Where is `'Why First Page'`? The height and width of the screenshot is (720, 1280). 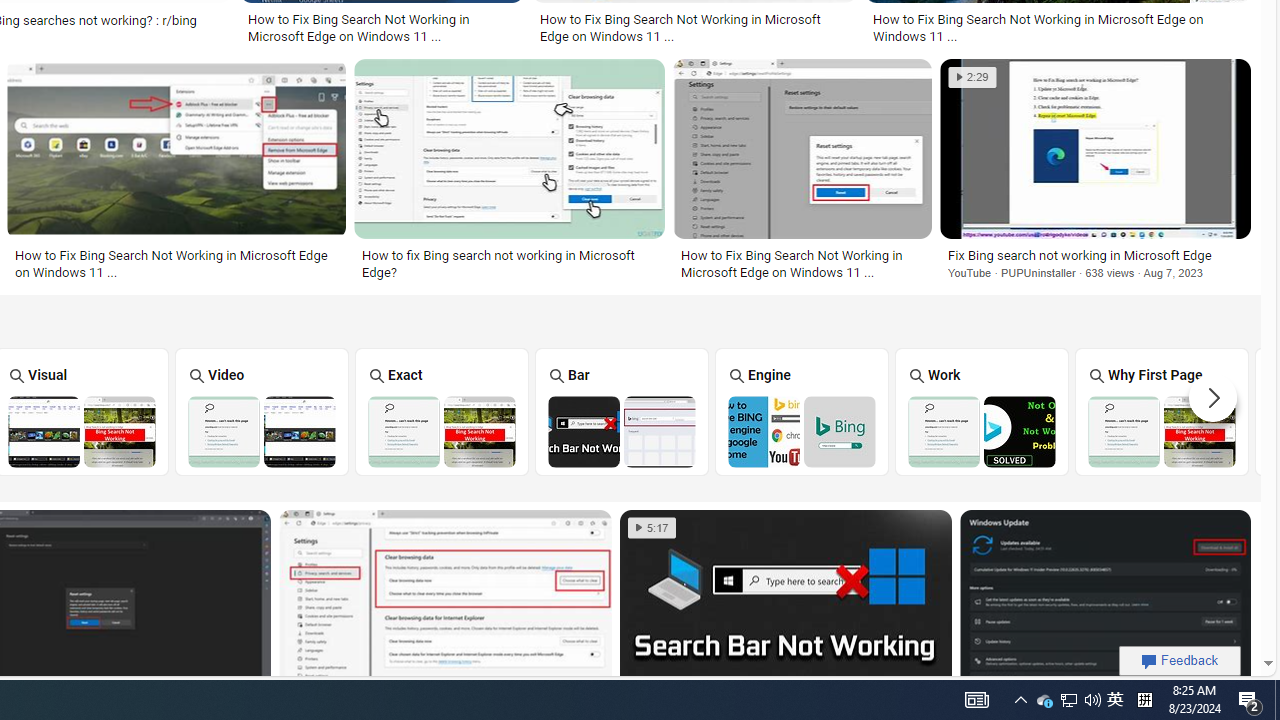 'Why First Page' is located at coordinates (1162, 410).